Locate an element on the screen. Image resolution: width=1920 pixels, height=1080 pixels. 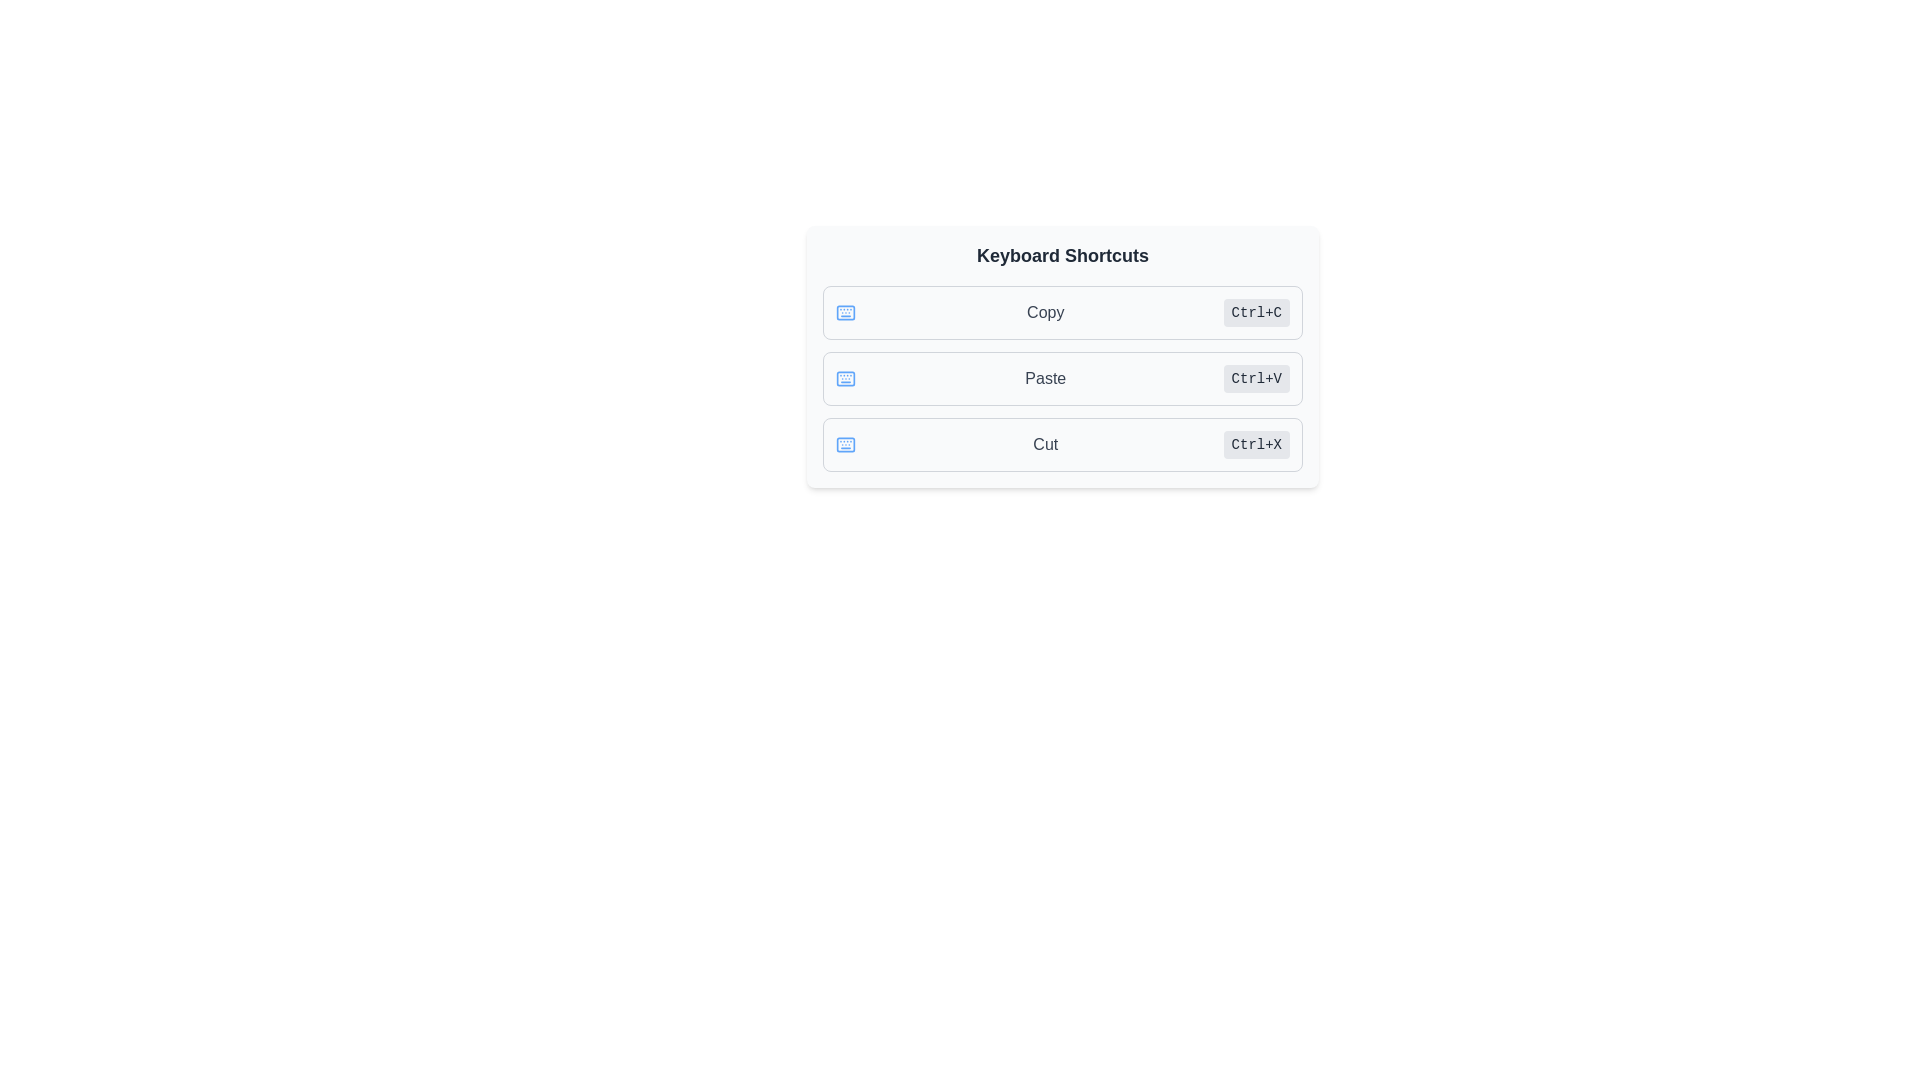
the Text label displaying the keyboard shortcut for the 'Copy' action, located next to the 'Copy' label in the top row of a vertical list is located at coordinates (1255, 312).